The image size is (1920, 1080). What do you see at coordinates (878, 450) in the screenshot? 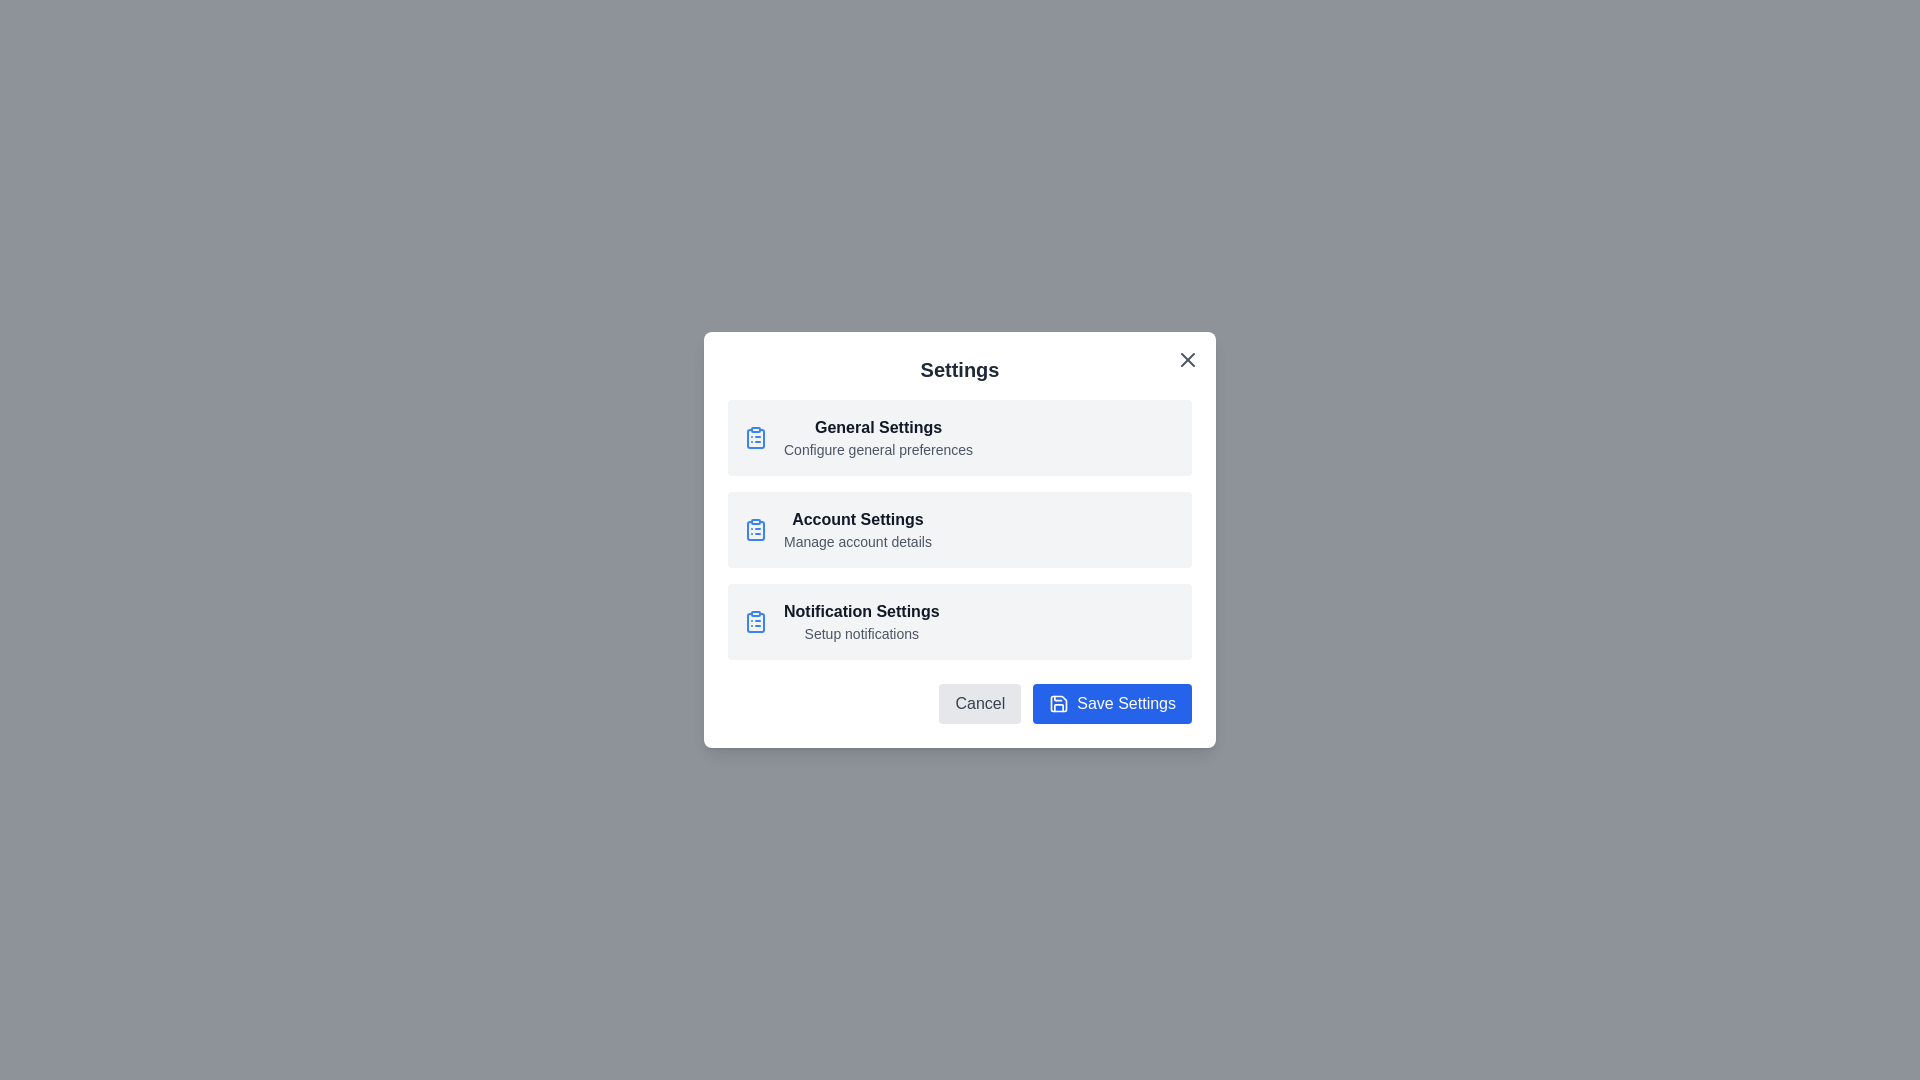
I see `the static text element that displays 'Configure general preferences', which is located beneath 'General Settings' and above 'Account Settings' in a modal window` at bounding box center [878, 450].